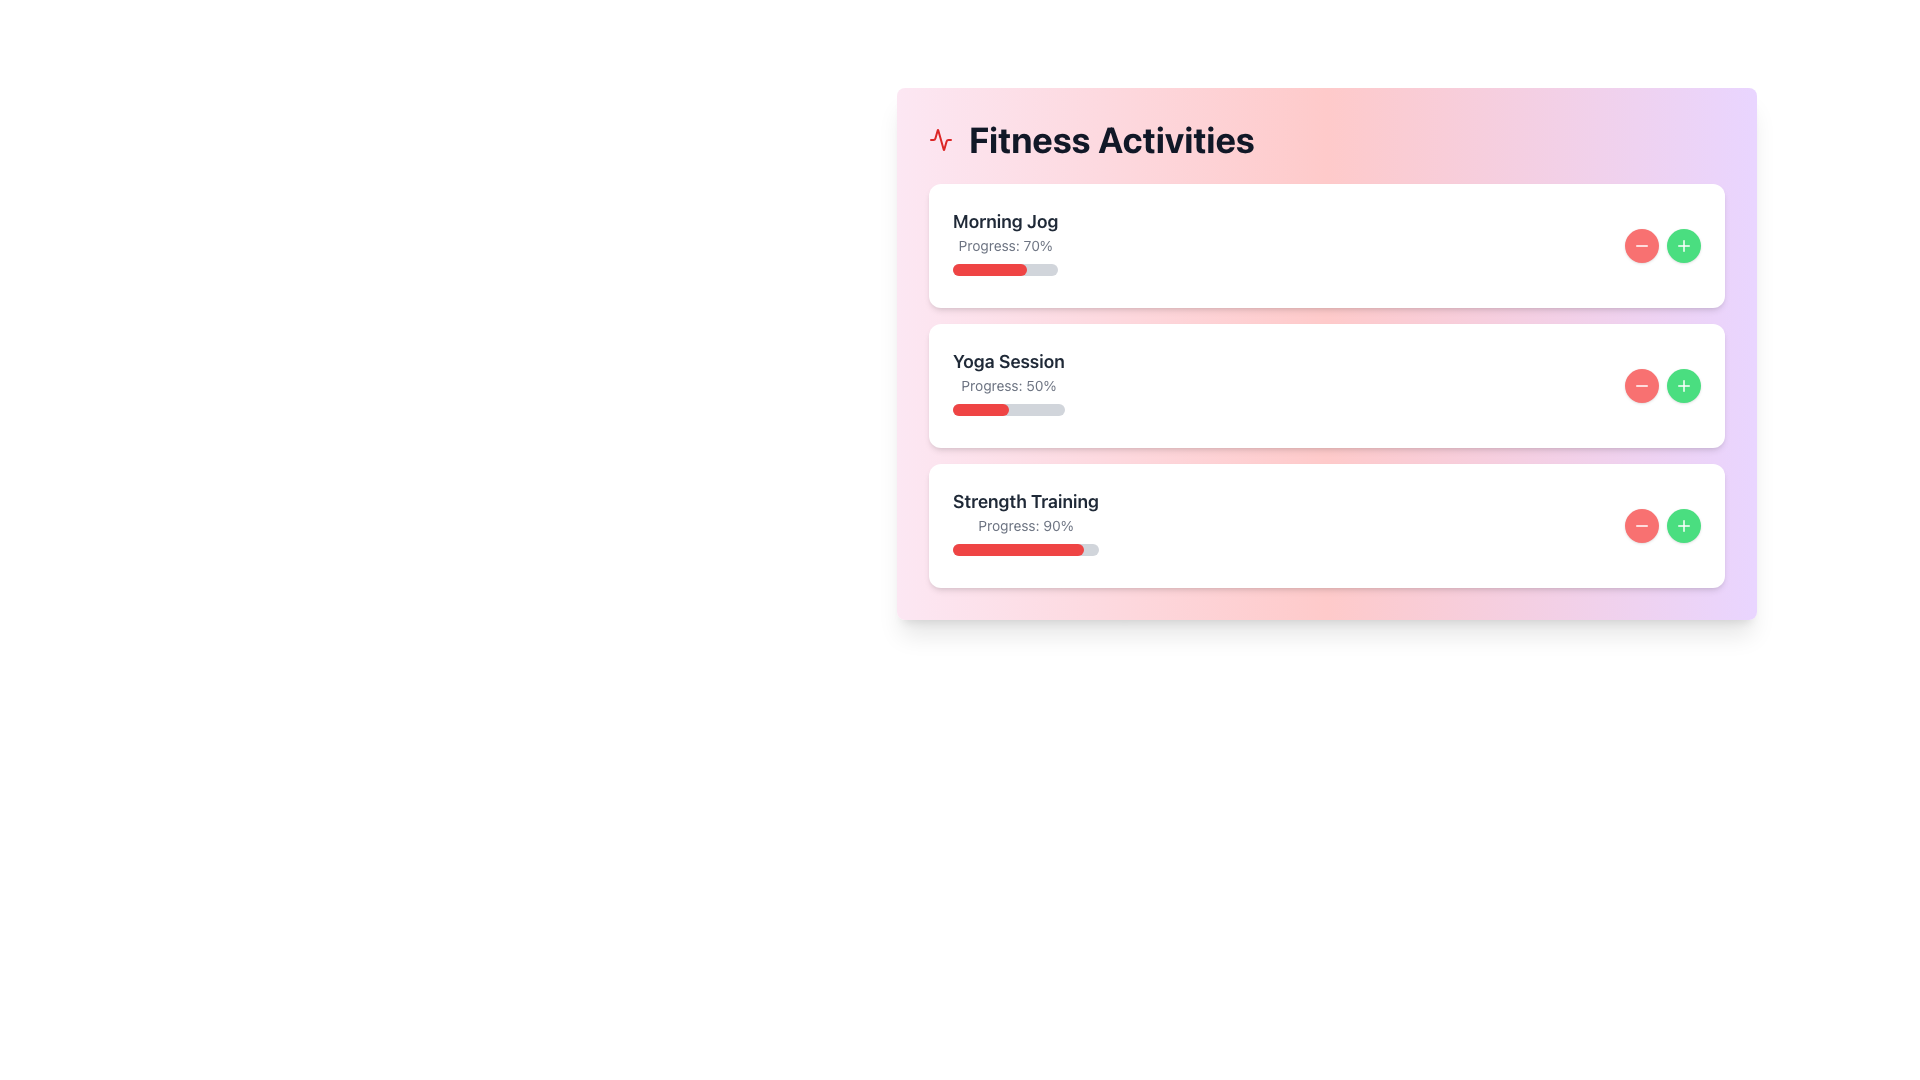 The height and width of the screenshot is (1080, 1920). I want to click on the second button in the pair of buttons located at the rightmost end of the top activity section, so click(1683, 245).